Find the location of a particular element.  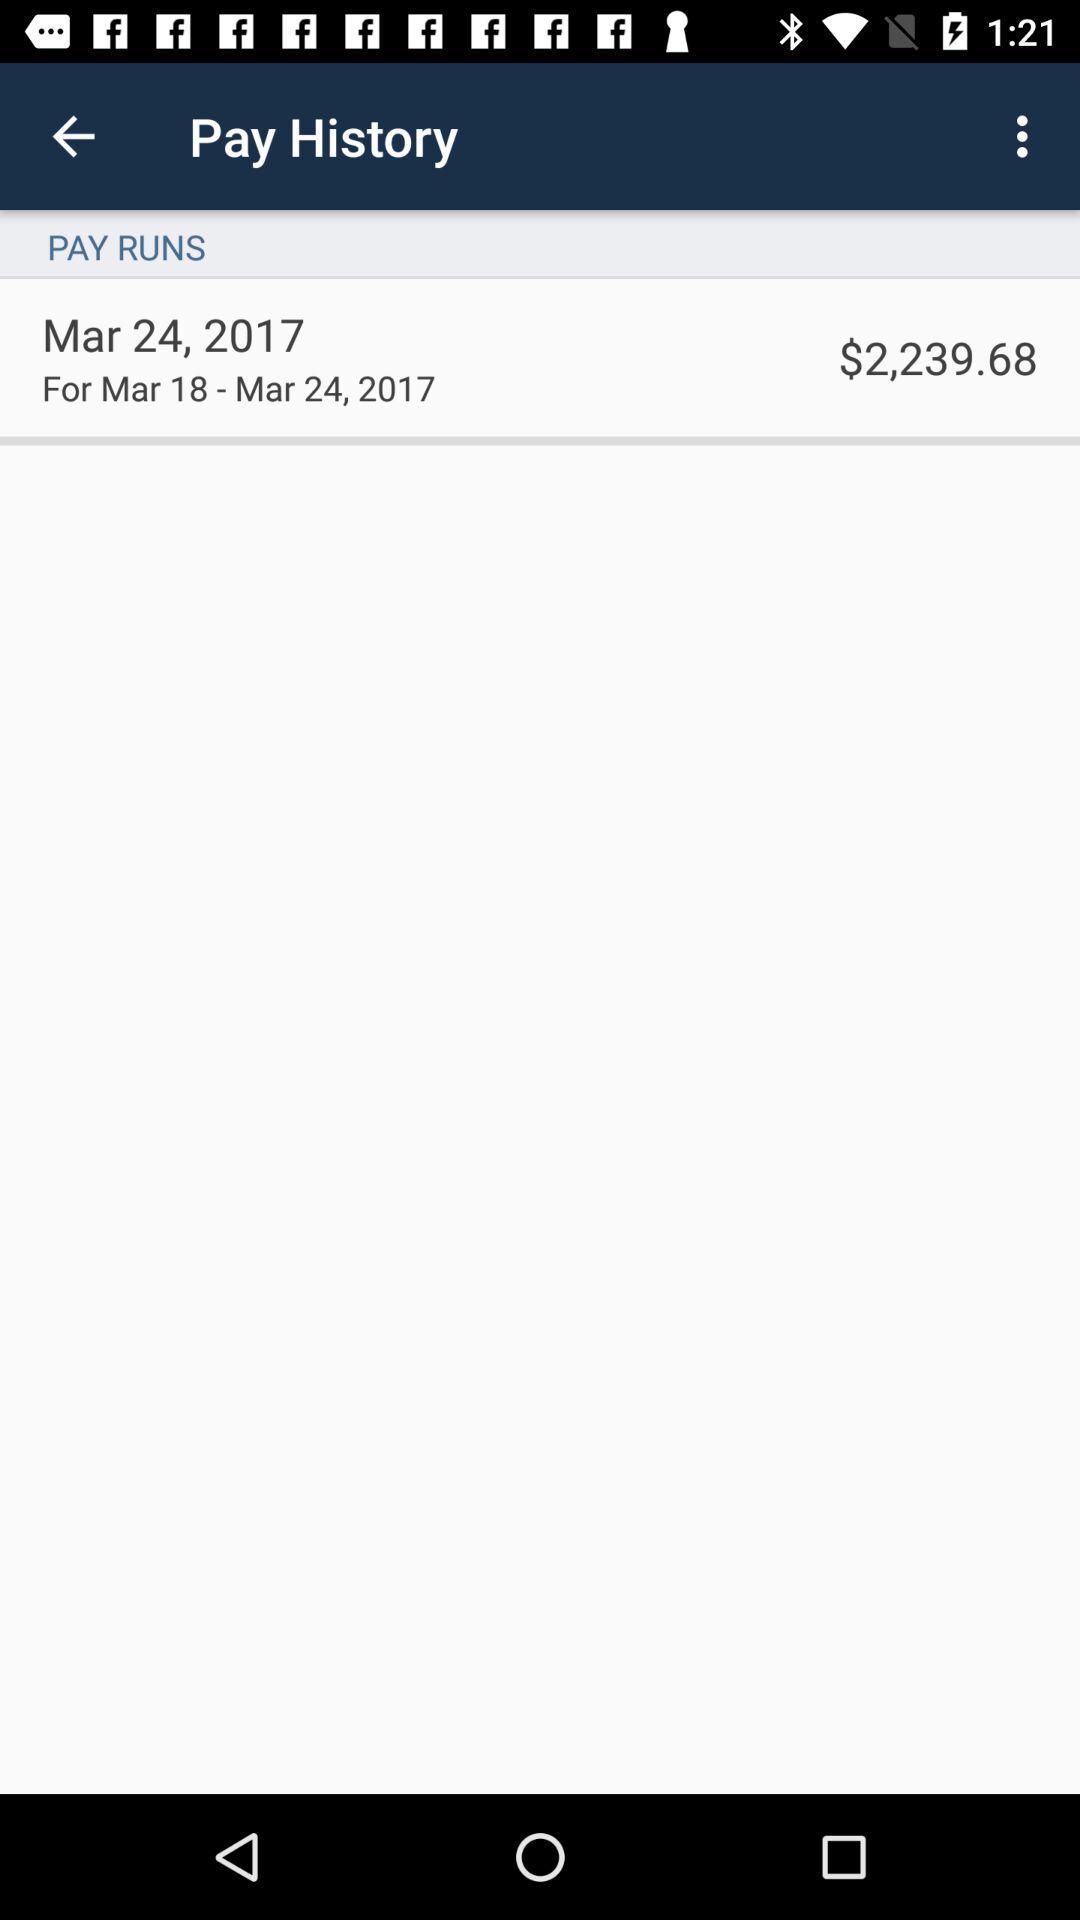

the item above pay runs icon is located at coordinates (72, 135).